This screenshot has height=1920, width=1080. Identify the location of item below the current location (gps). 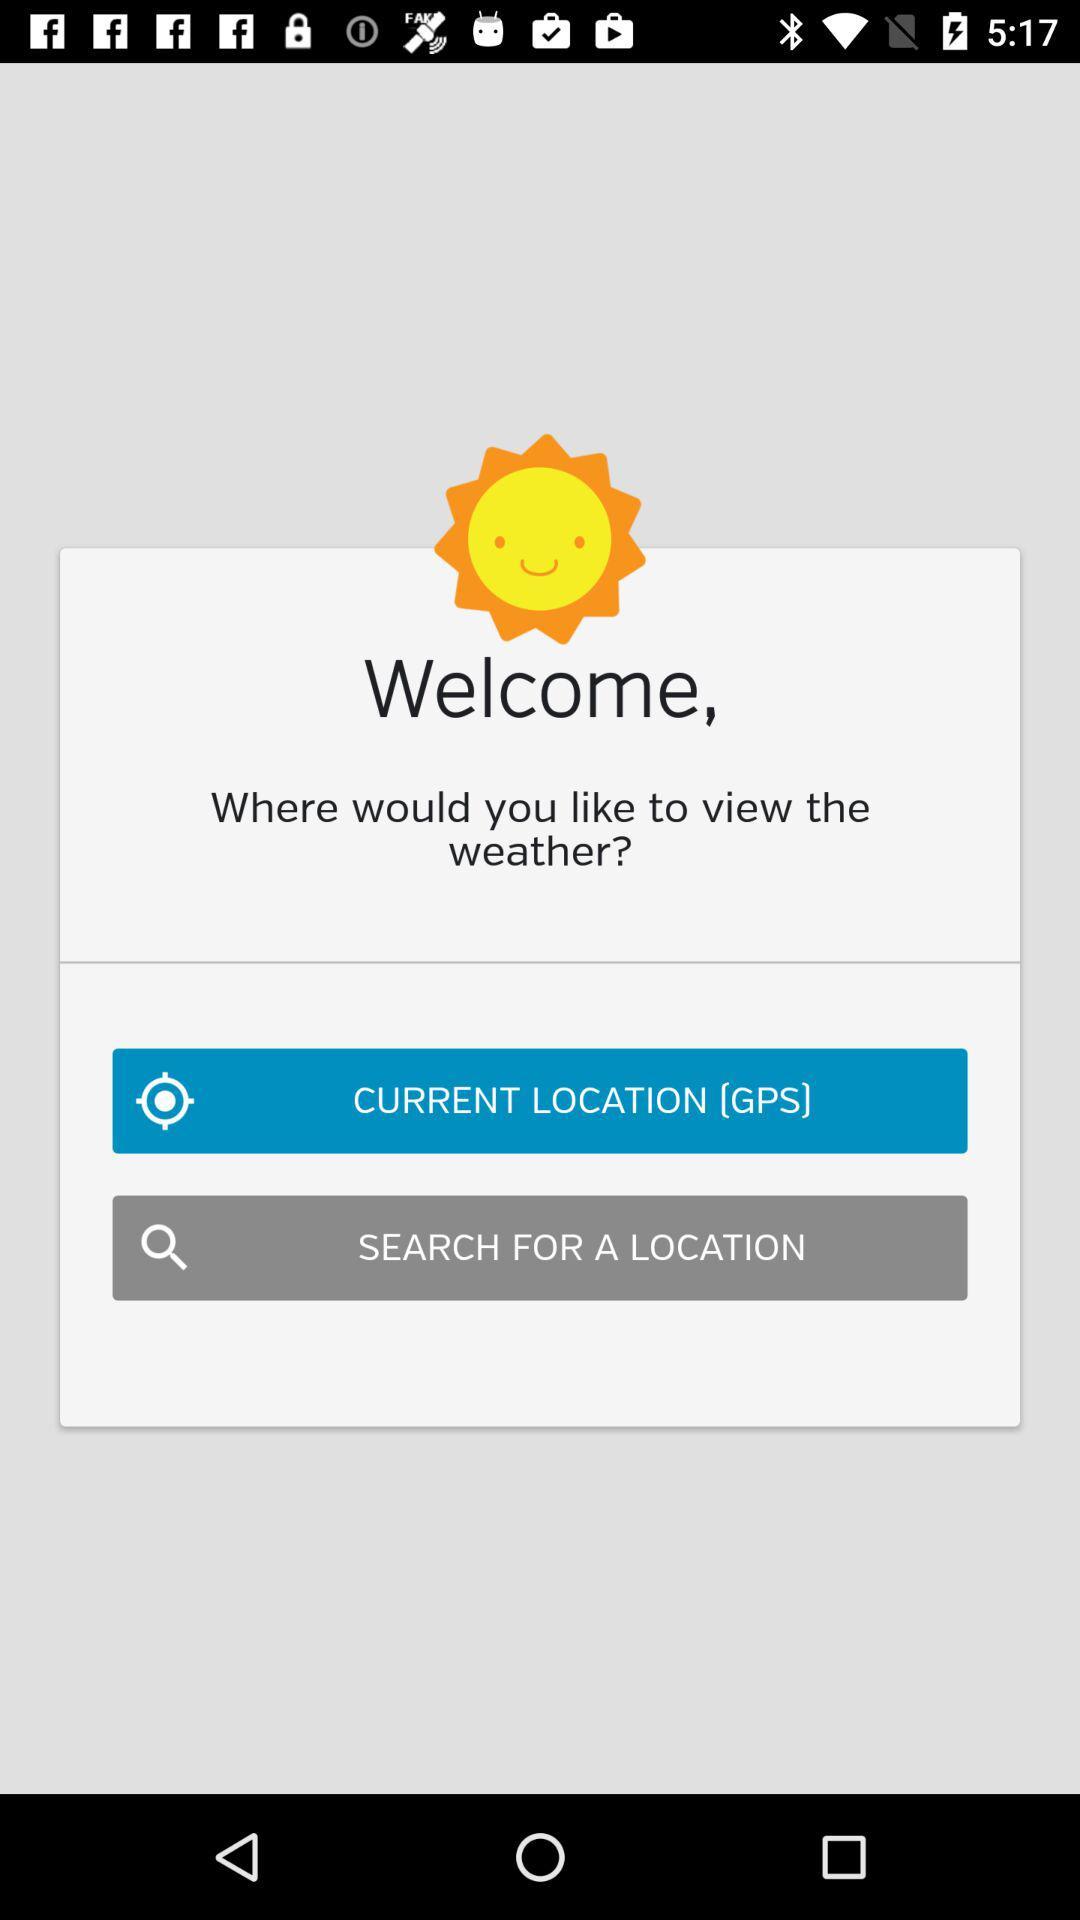
(540, 1247).